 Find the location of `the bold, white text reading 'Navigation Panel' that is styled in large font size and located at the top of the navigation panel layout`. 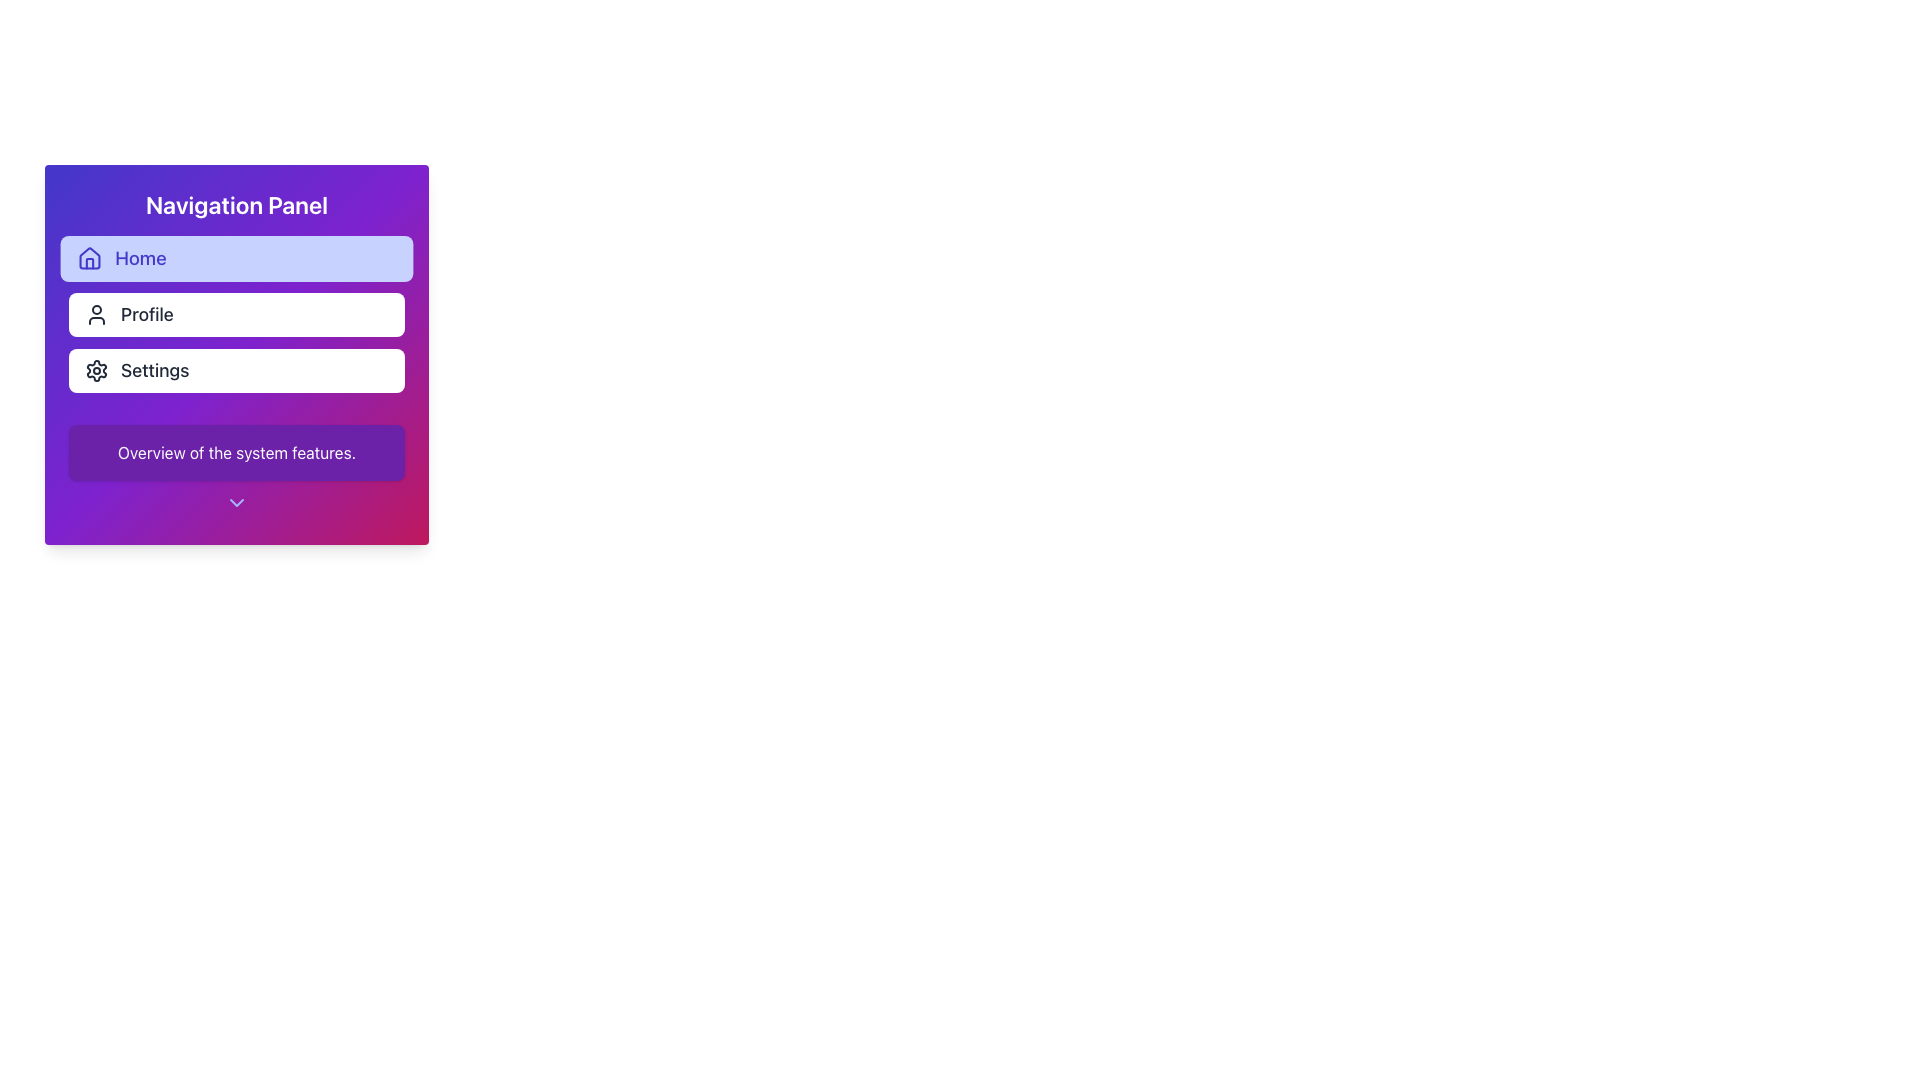

the bold, white text reading 'Navigation Panel' that is styled in large font size and located at the top of the navigation panel layout is located at coordinates (236, 204).